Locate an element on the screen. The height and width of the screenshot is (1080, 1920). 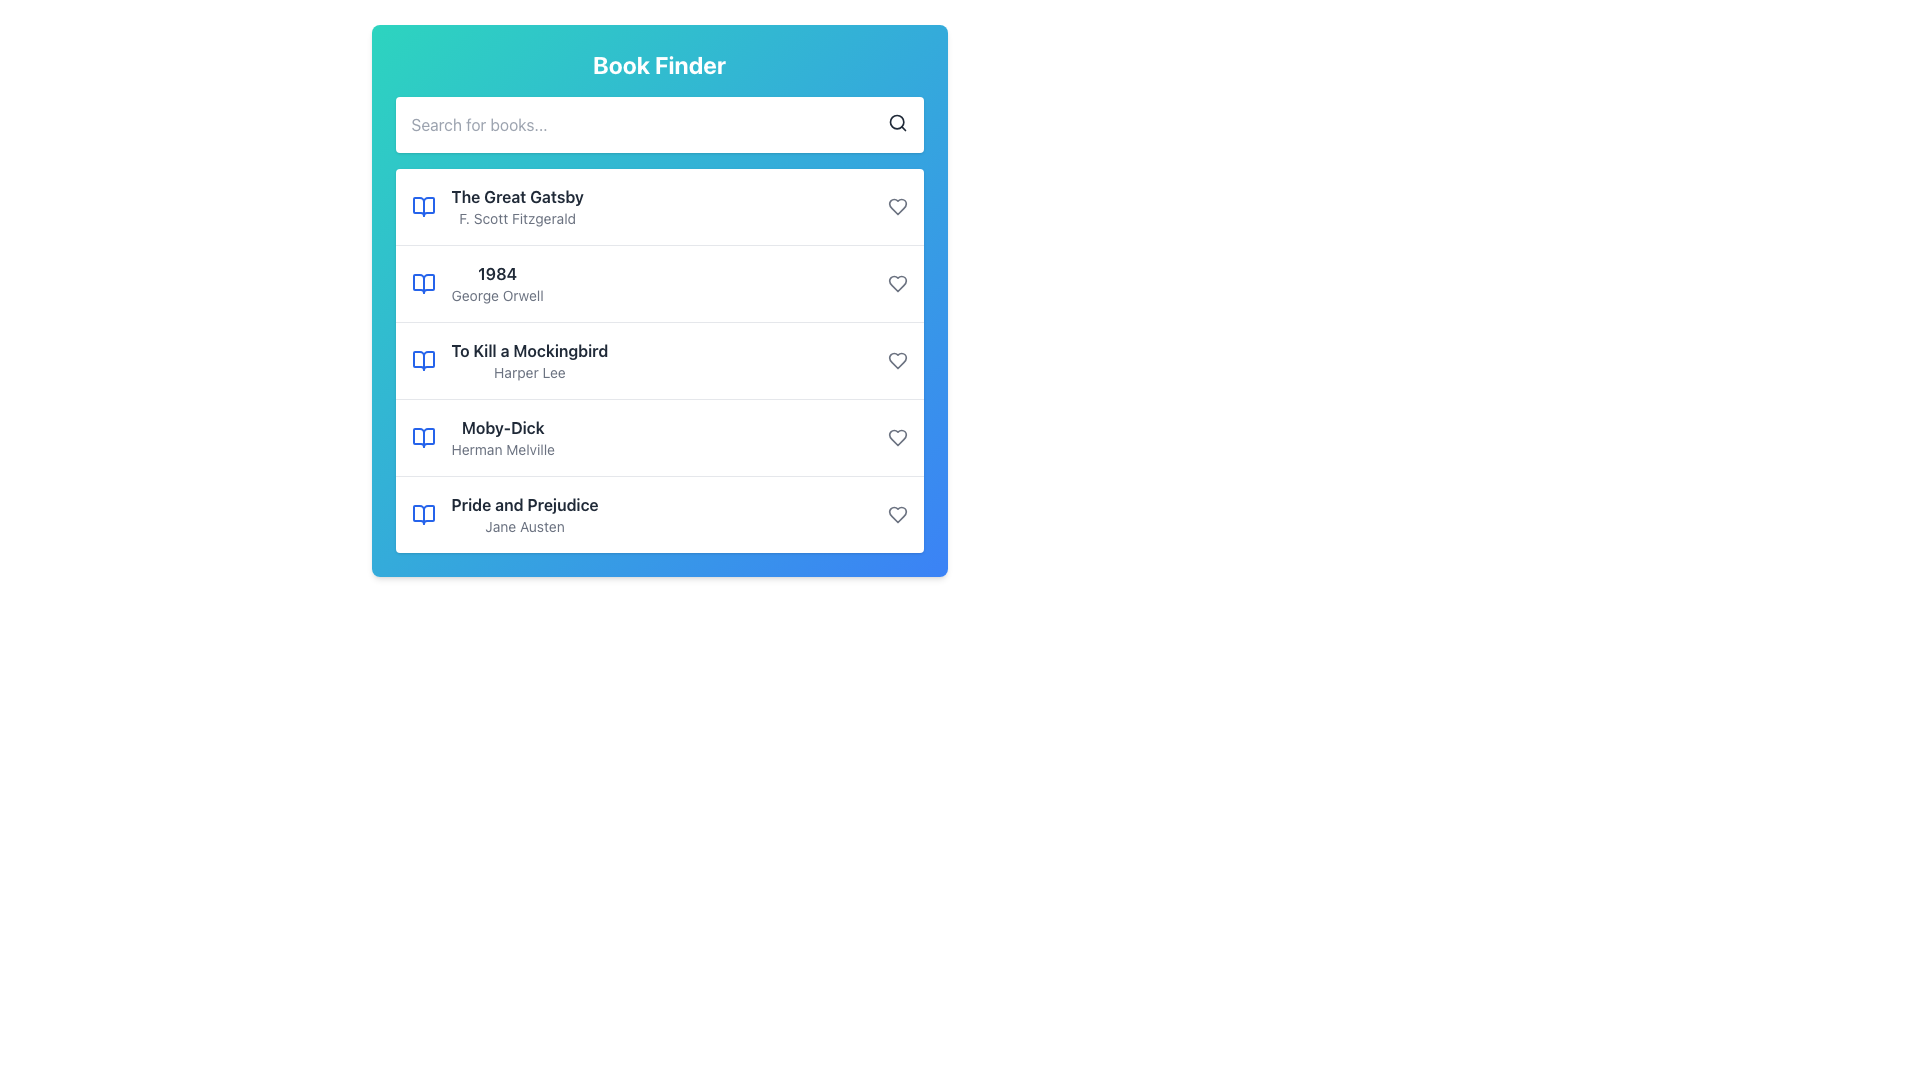
the decorative book icon representing 'The Great Gatsby', which is the first item in a list of similar icons, located to the left of the title and author information is located at coordinates (422, 207).